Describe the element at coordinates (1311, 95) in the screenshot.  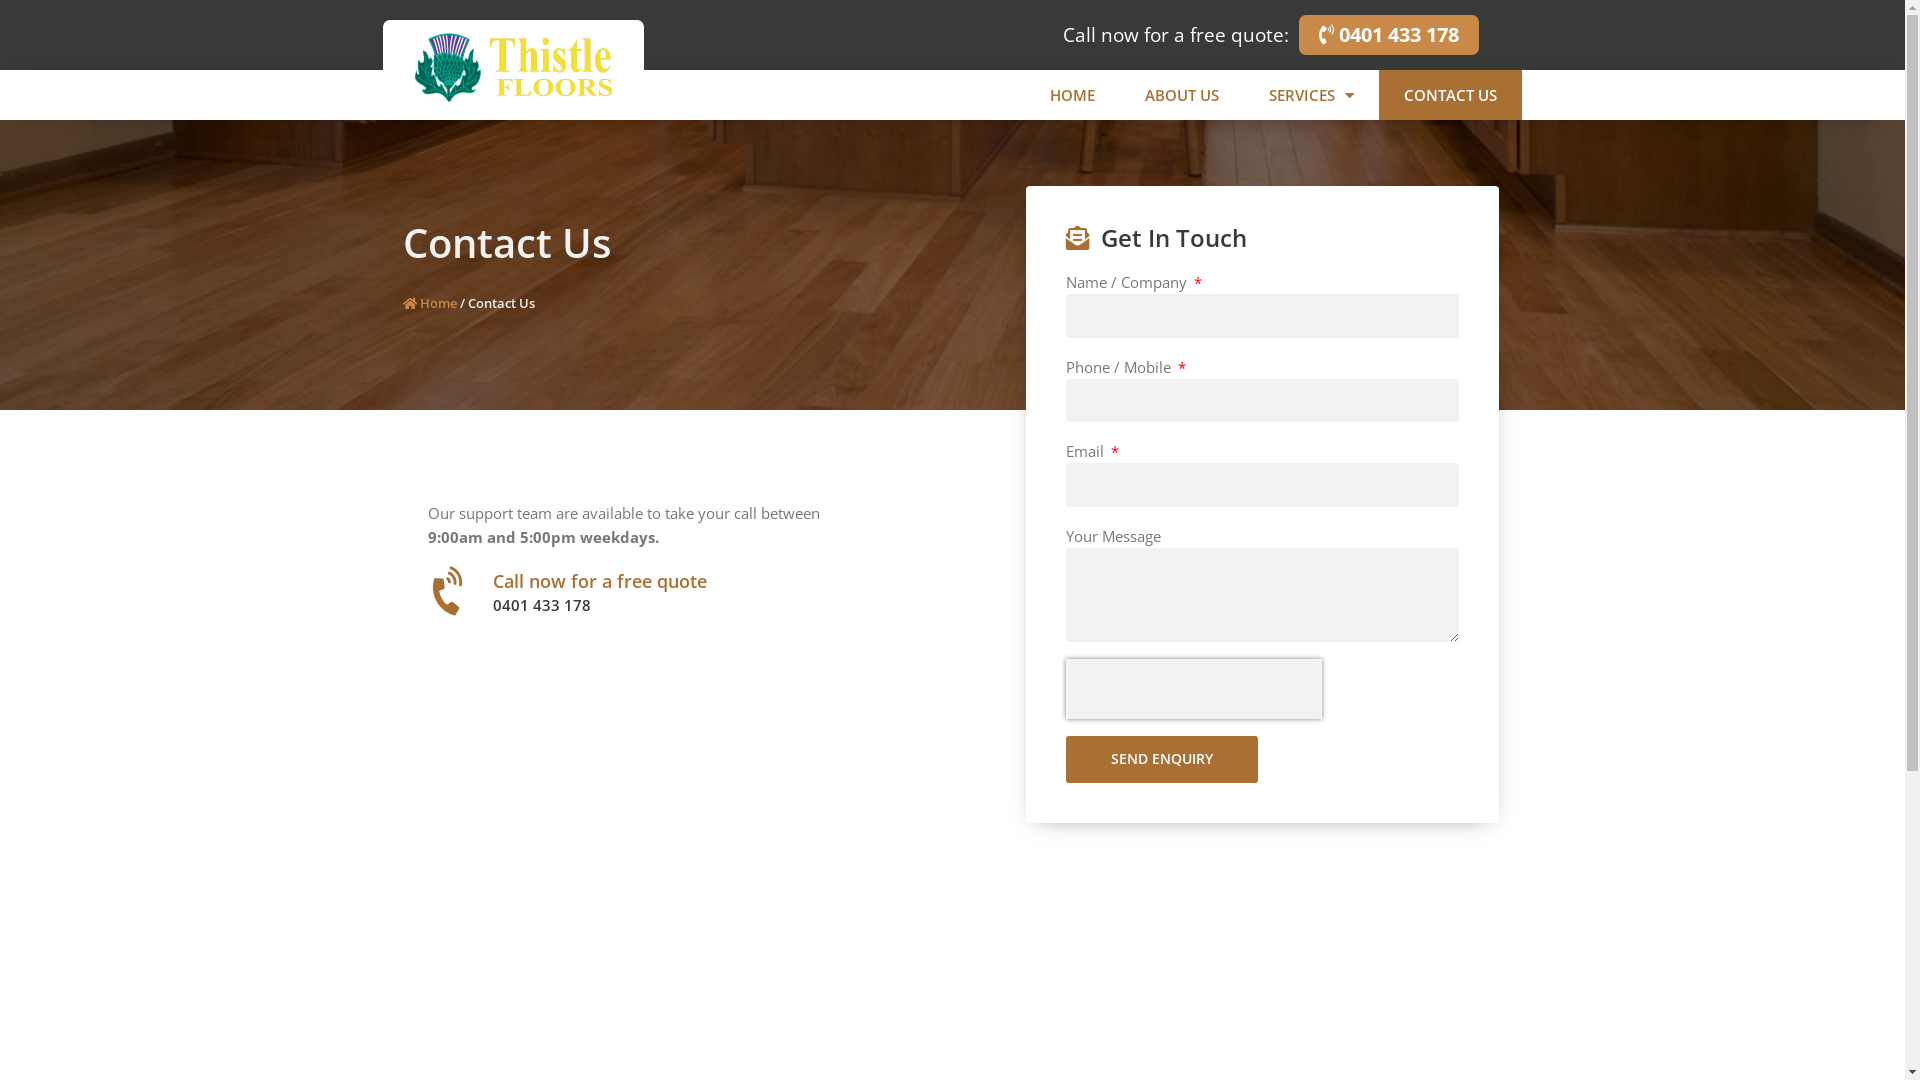
I see `'SERVICES'` at that location.